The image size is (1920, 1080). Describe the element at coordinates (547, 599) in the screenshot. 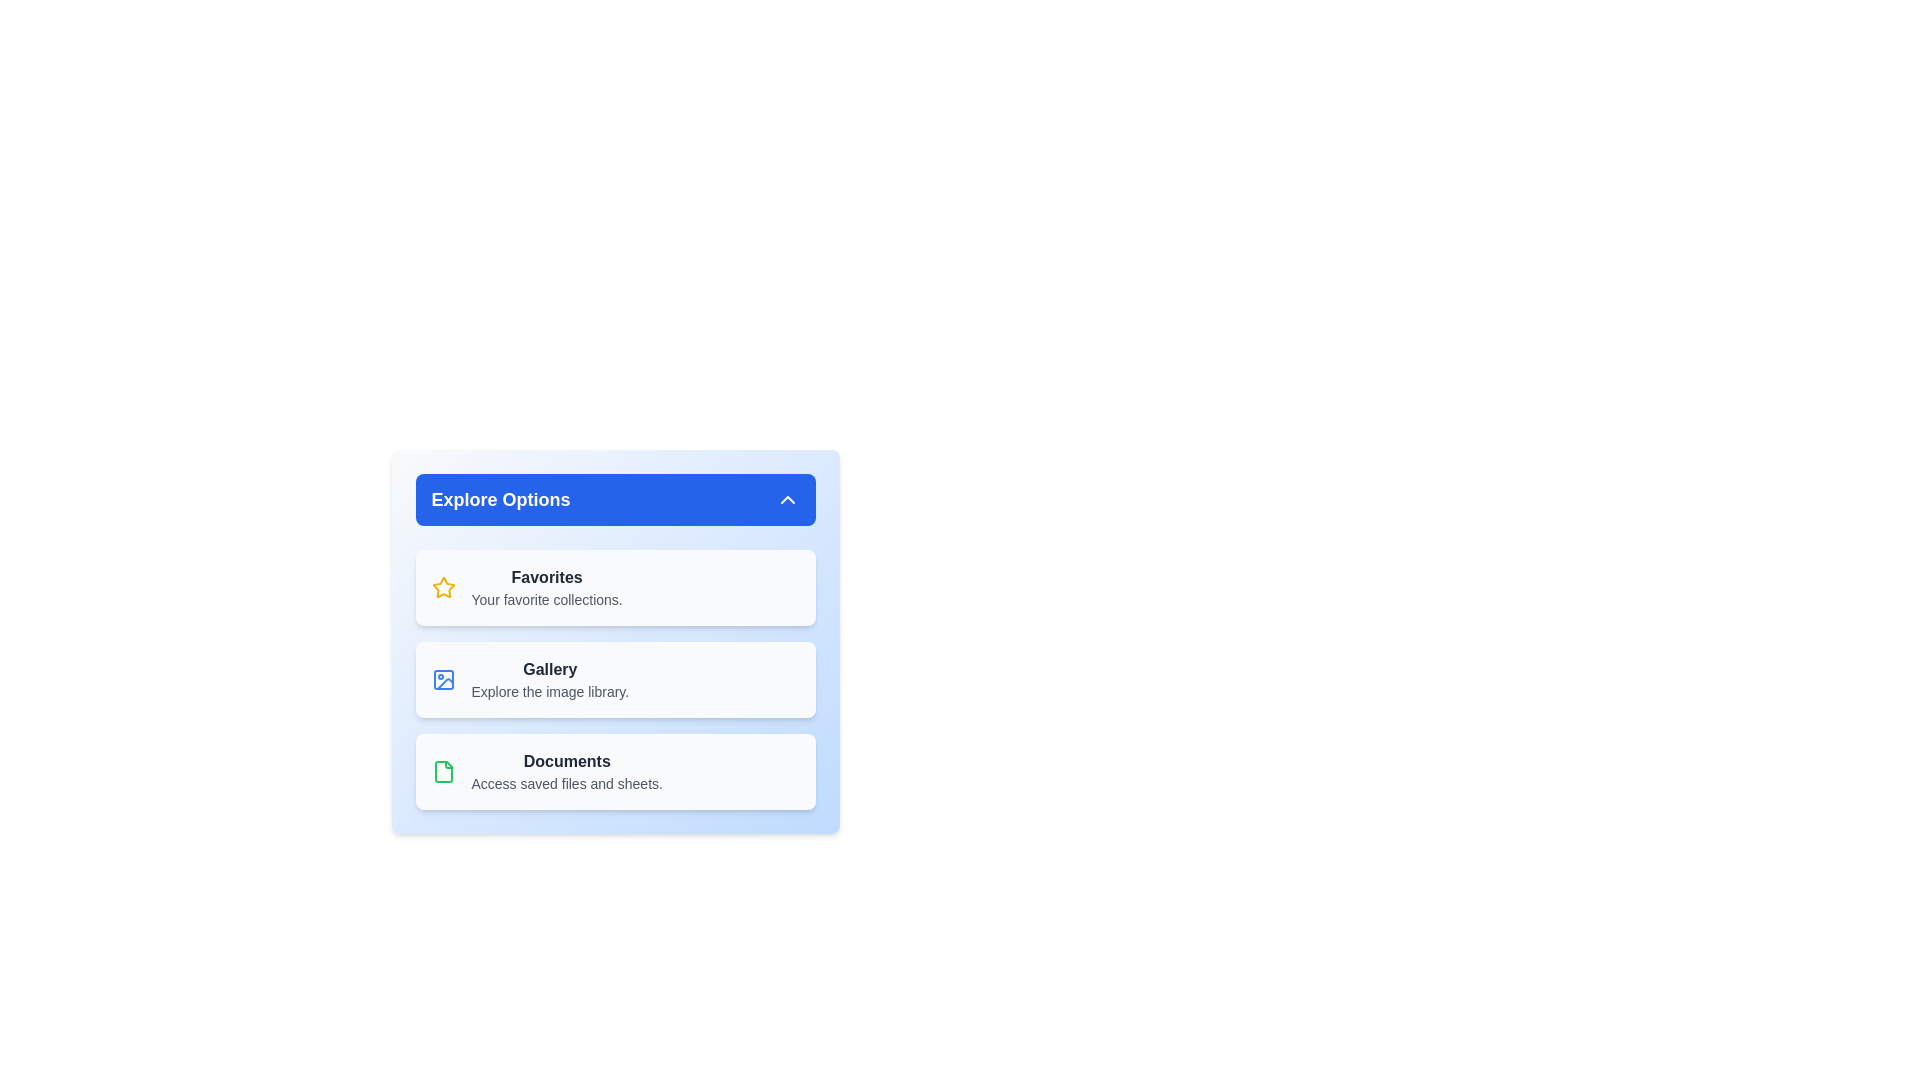

I see `the text block that states 'Your favorite collections.' located in the second row of the 'Favorites' card, positioned below the bold text 'Favorites'` at that location.